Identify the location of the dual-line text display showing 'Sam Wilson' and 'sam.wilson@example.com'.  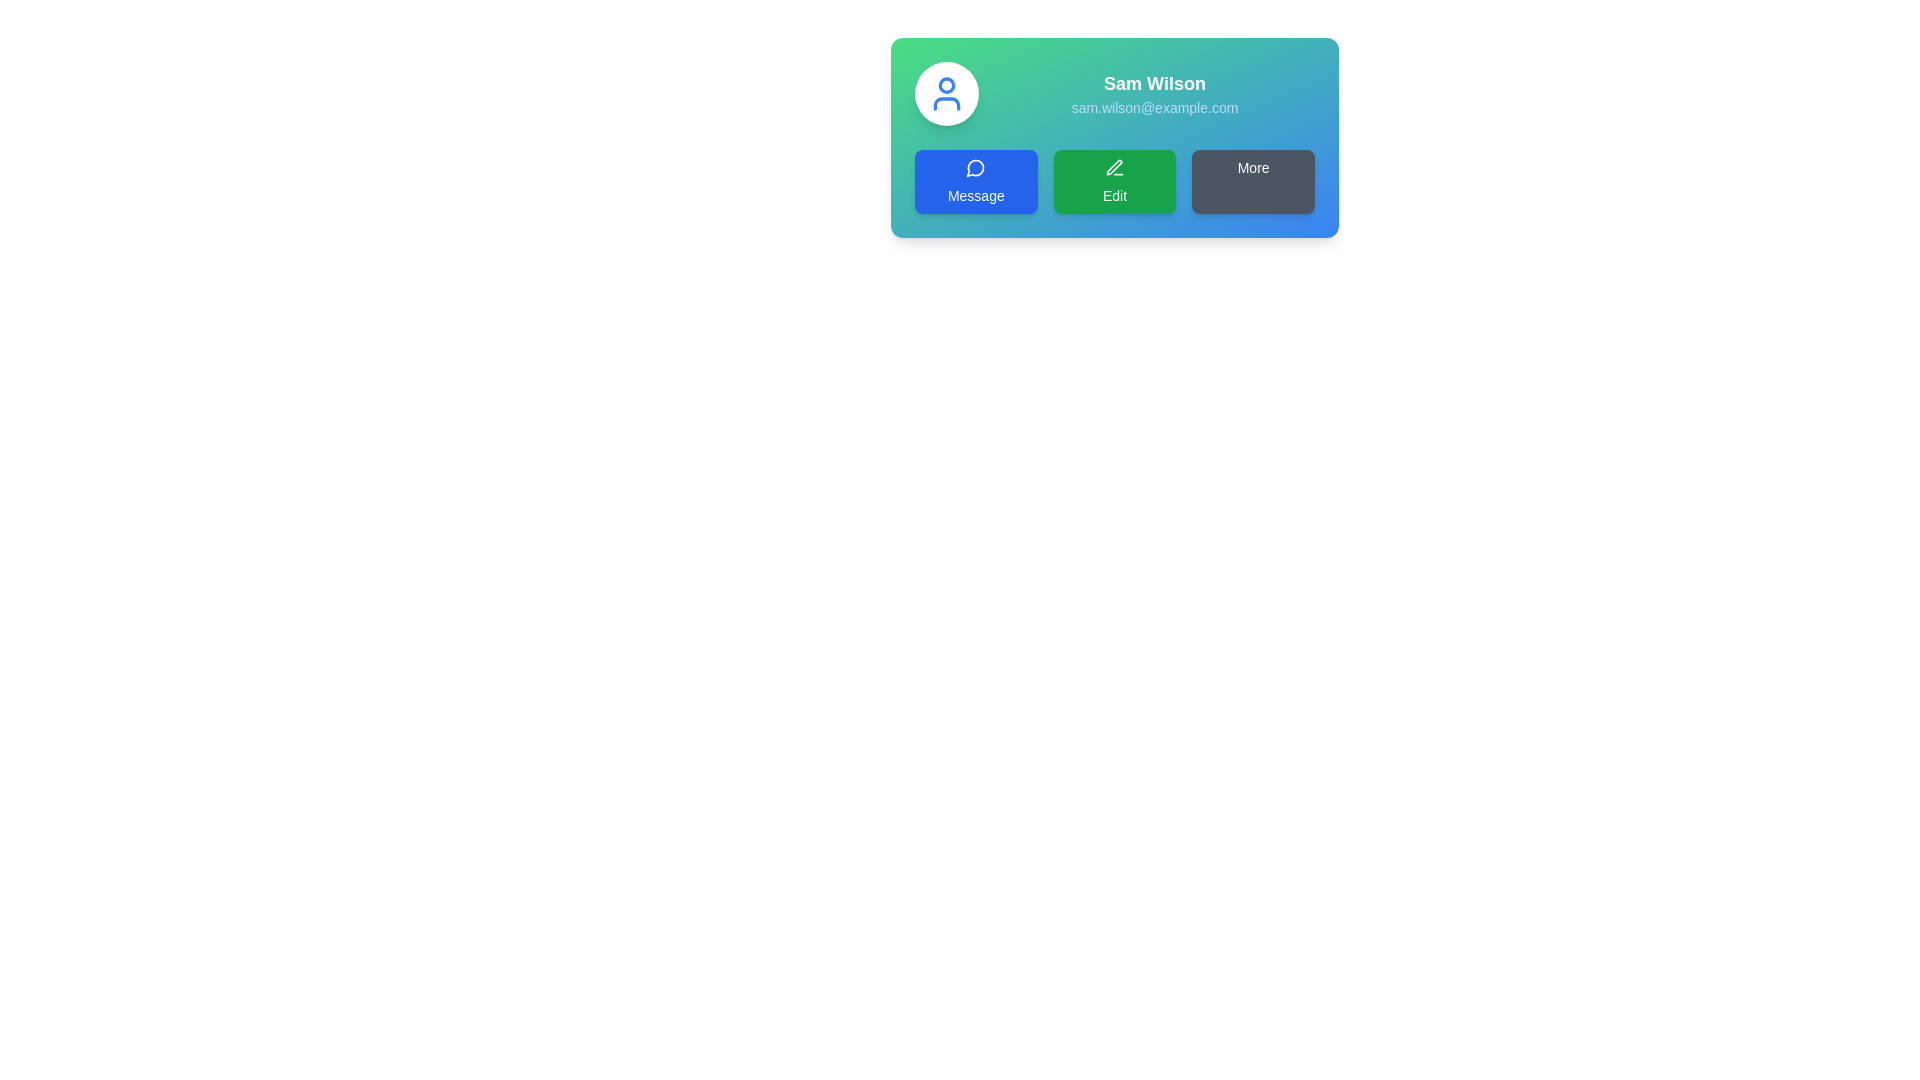
(1113, 93).